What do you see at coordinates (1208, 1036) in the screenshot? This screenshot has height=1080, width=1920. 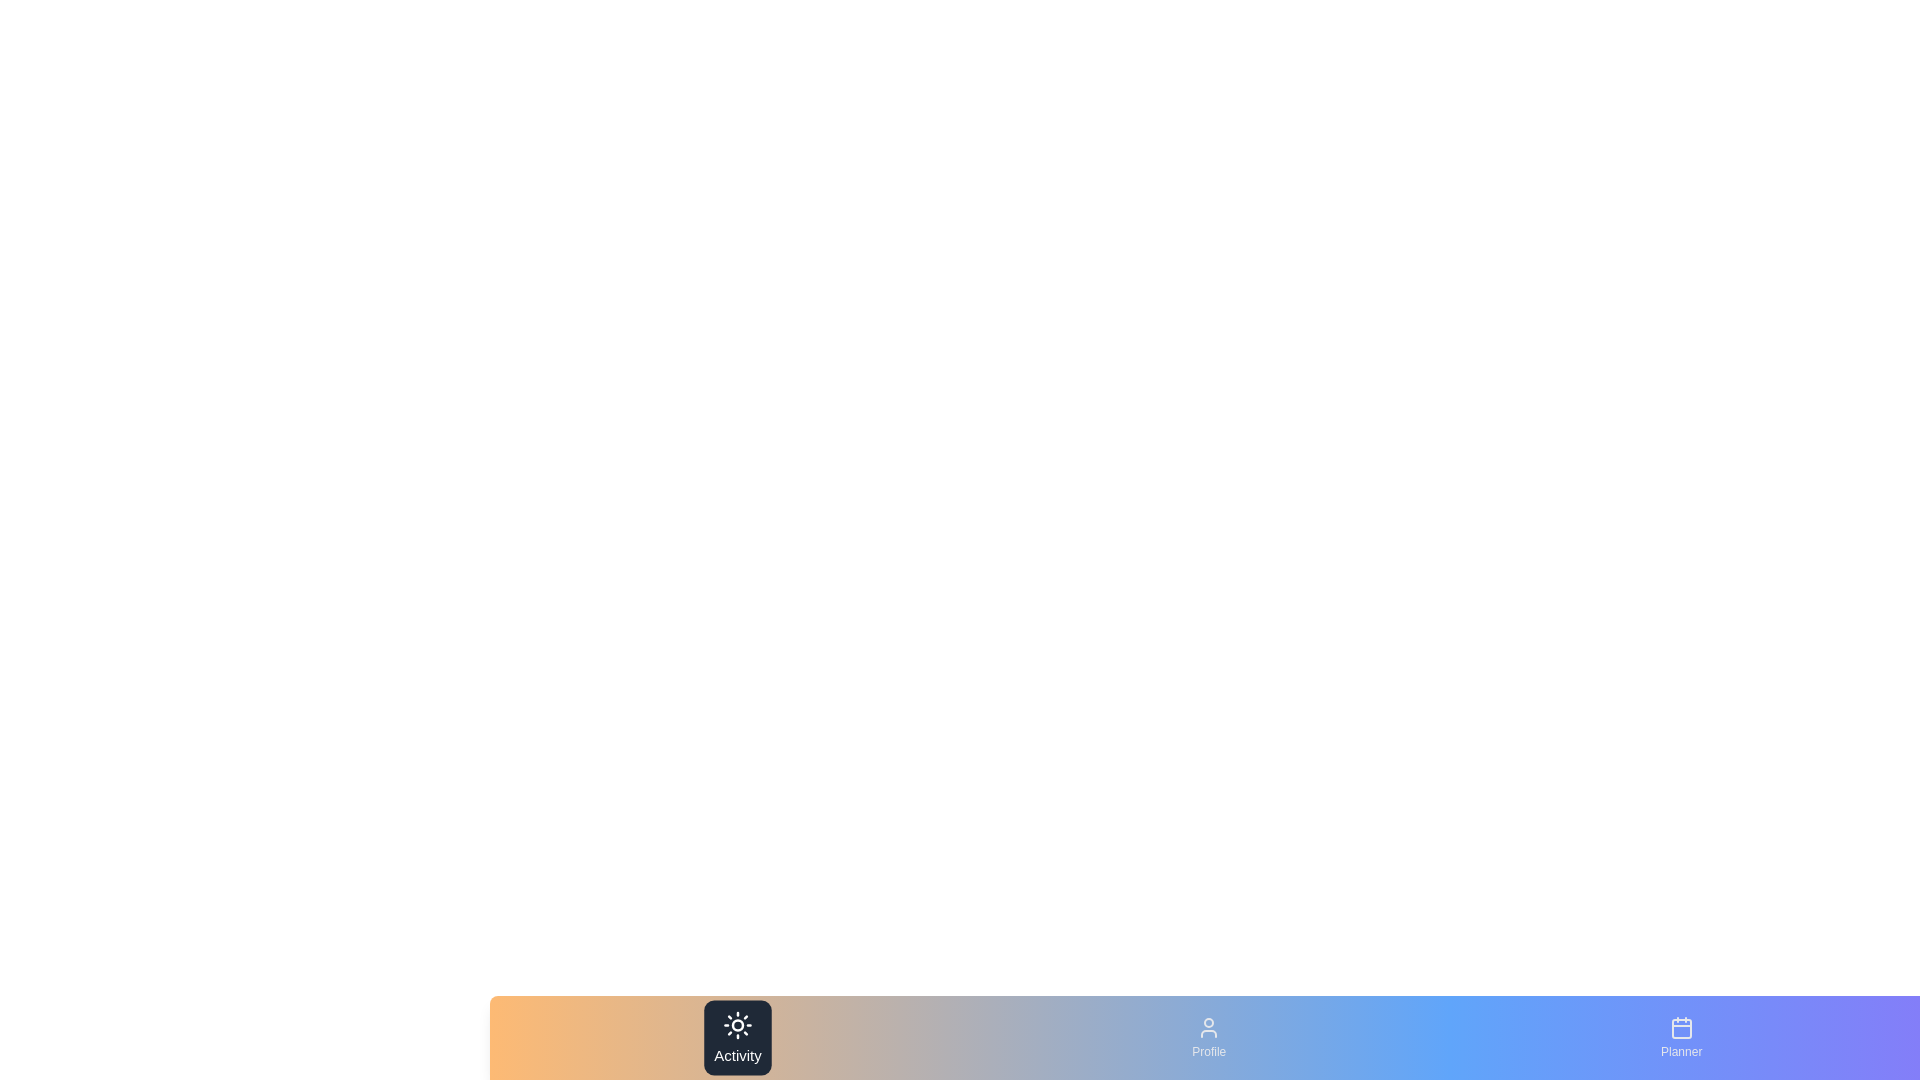 I see `the navigation bar element labeled Profile` at bounding box center [1208, 1036].